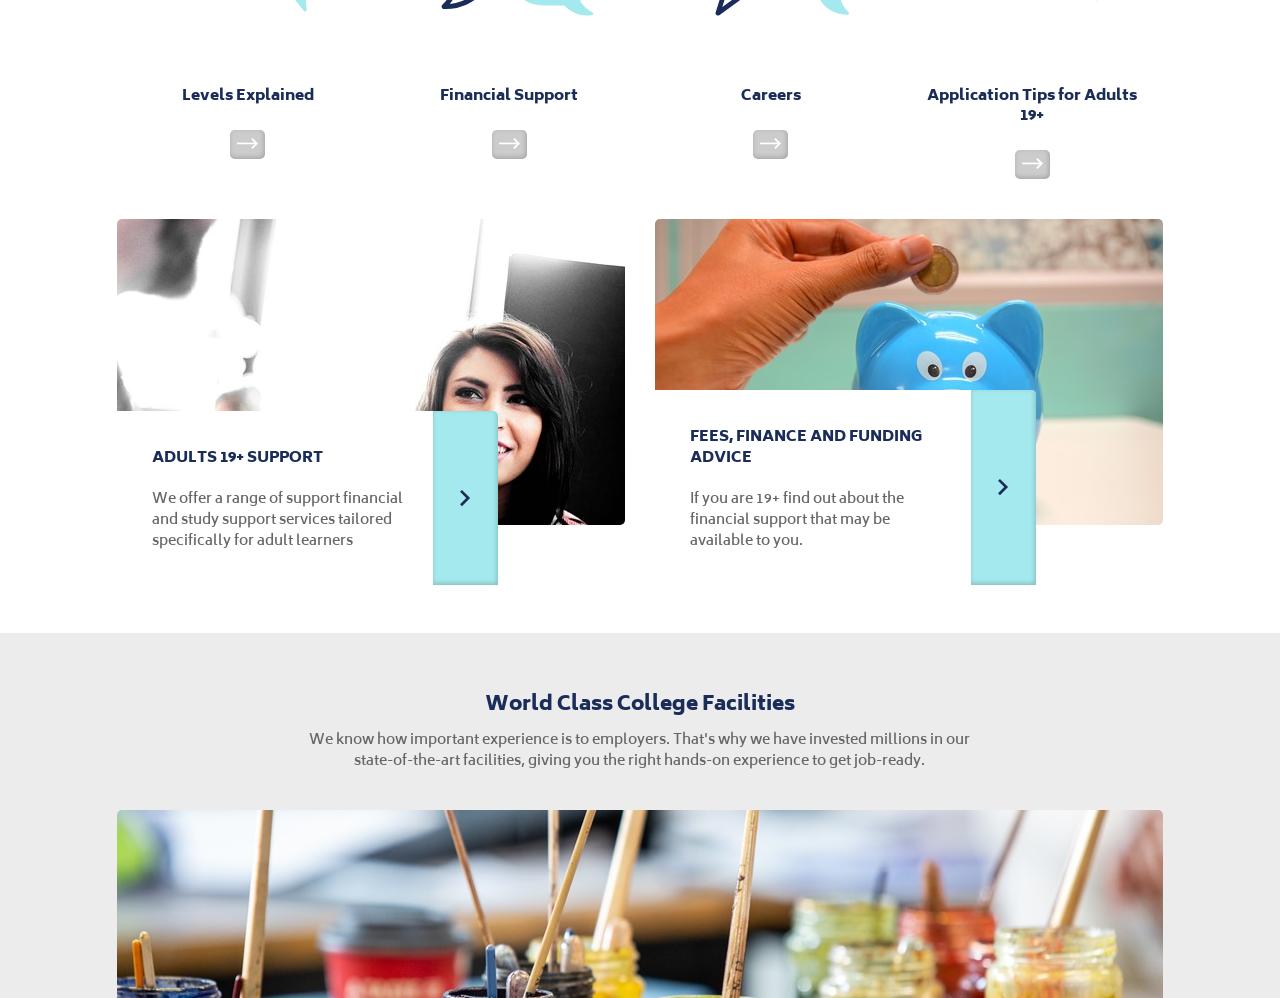  I want to click on 'Fees, Finance and Funding Advice', so click(690, 445).